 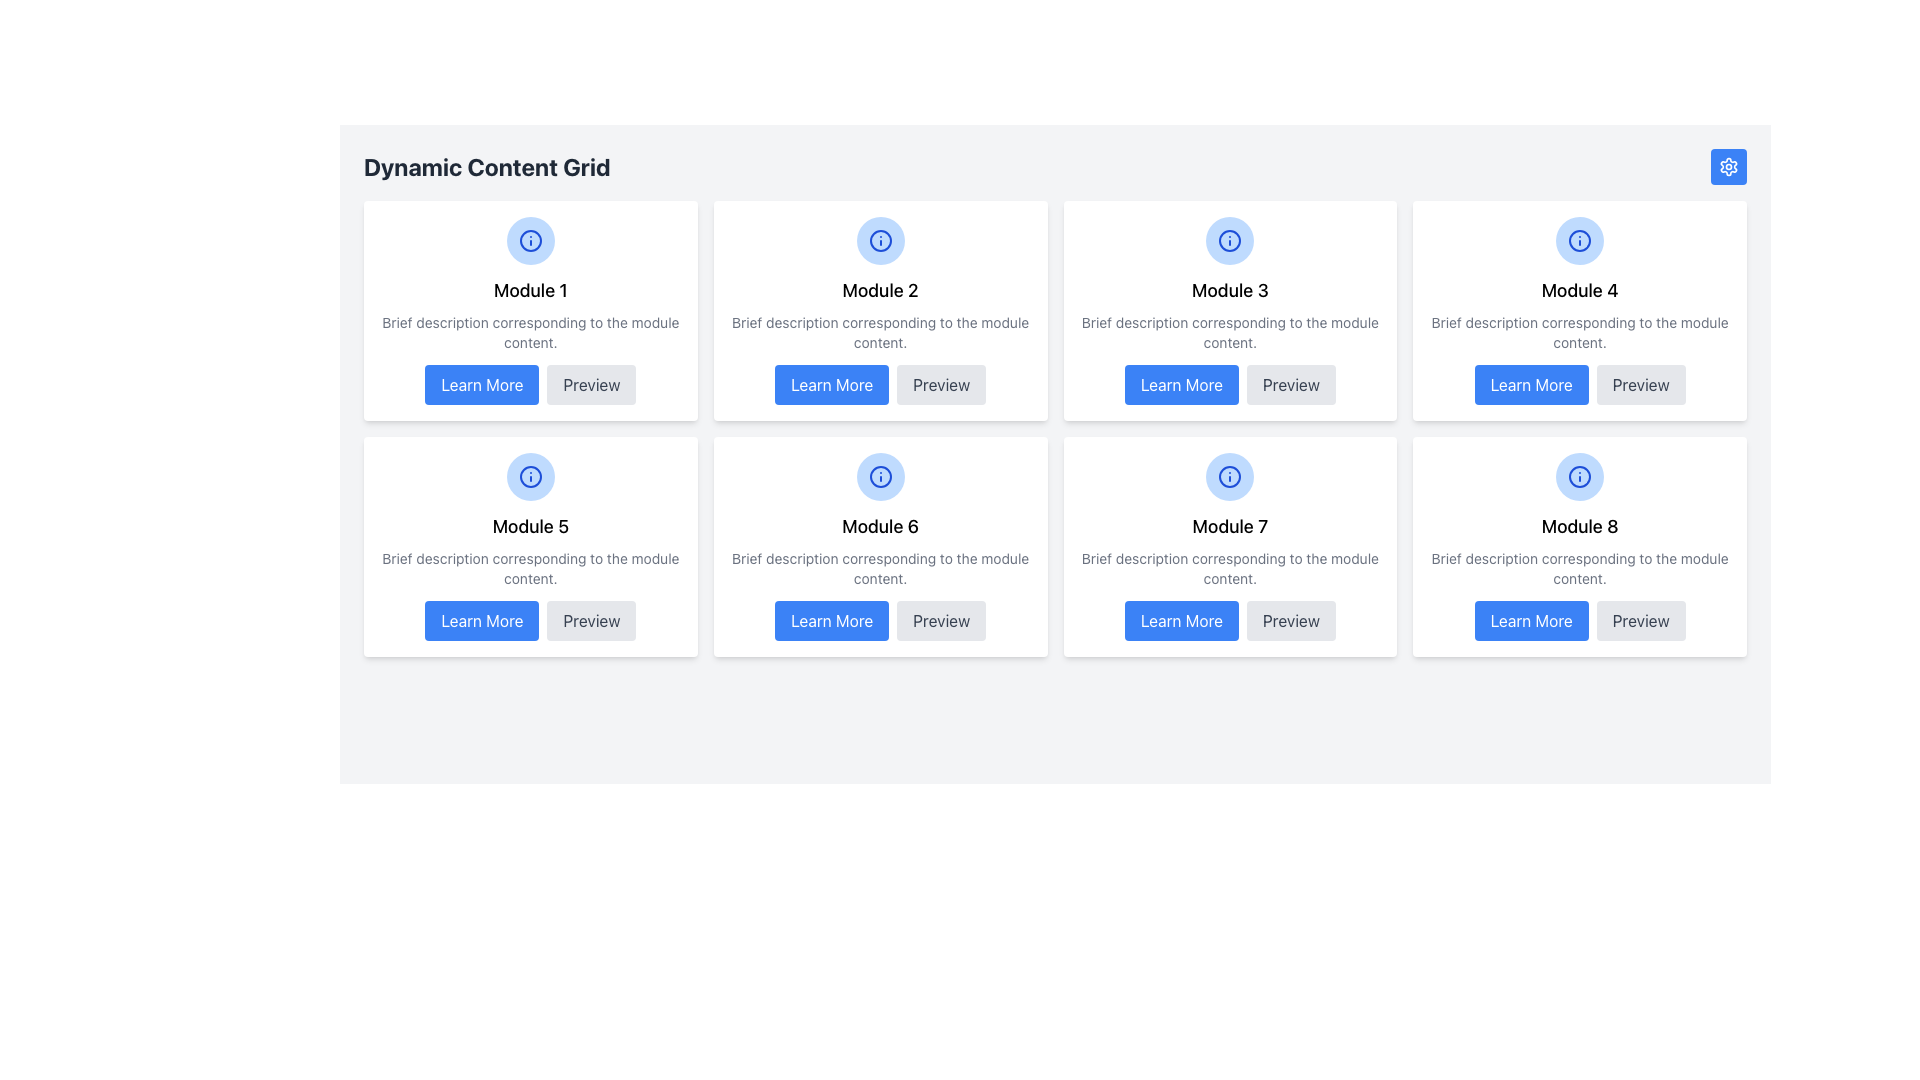 I want to click on the 'Learn More' button related to 'Module 2', so click(x=832, y=385).